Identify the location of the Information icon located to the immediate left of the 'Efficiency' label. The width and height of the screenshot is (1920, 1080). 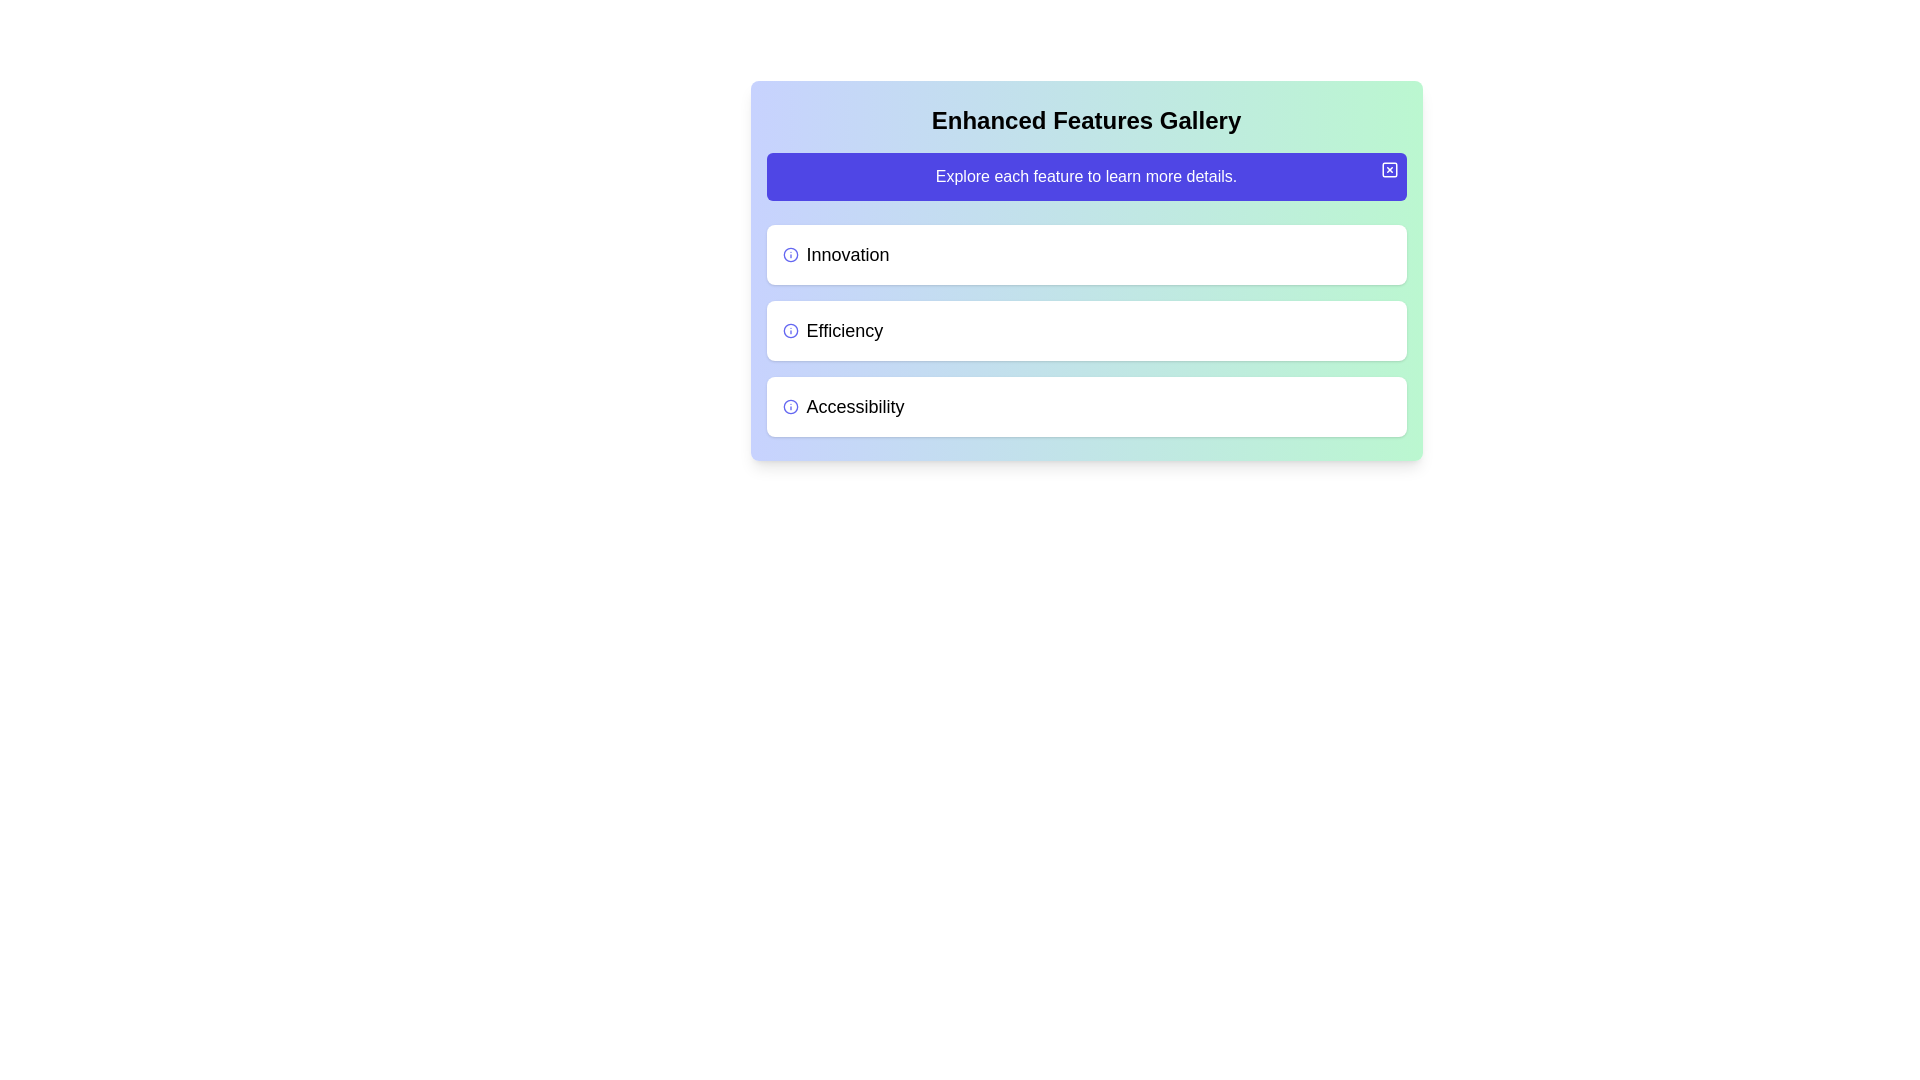
(789, 330).